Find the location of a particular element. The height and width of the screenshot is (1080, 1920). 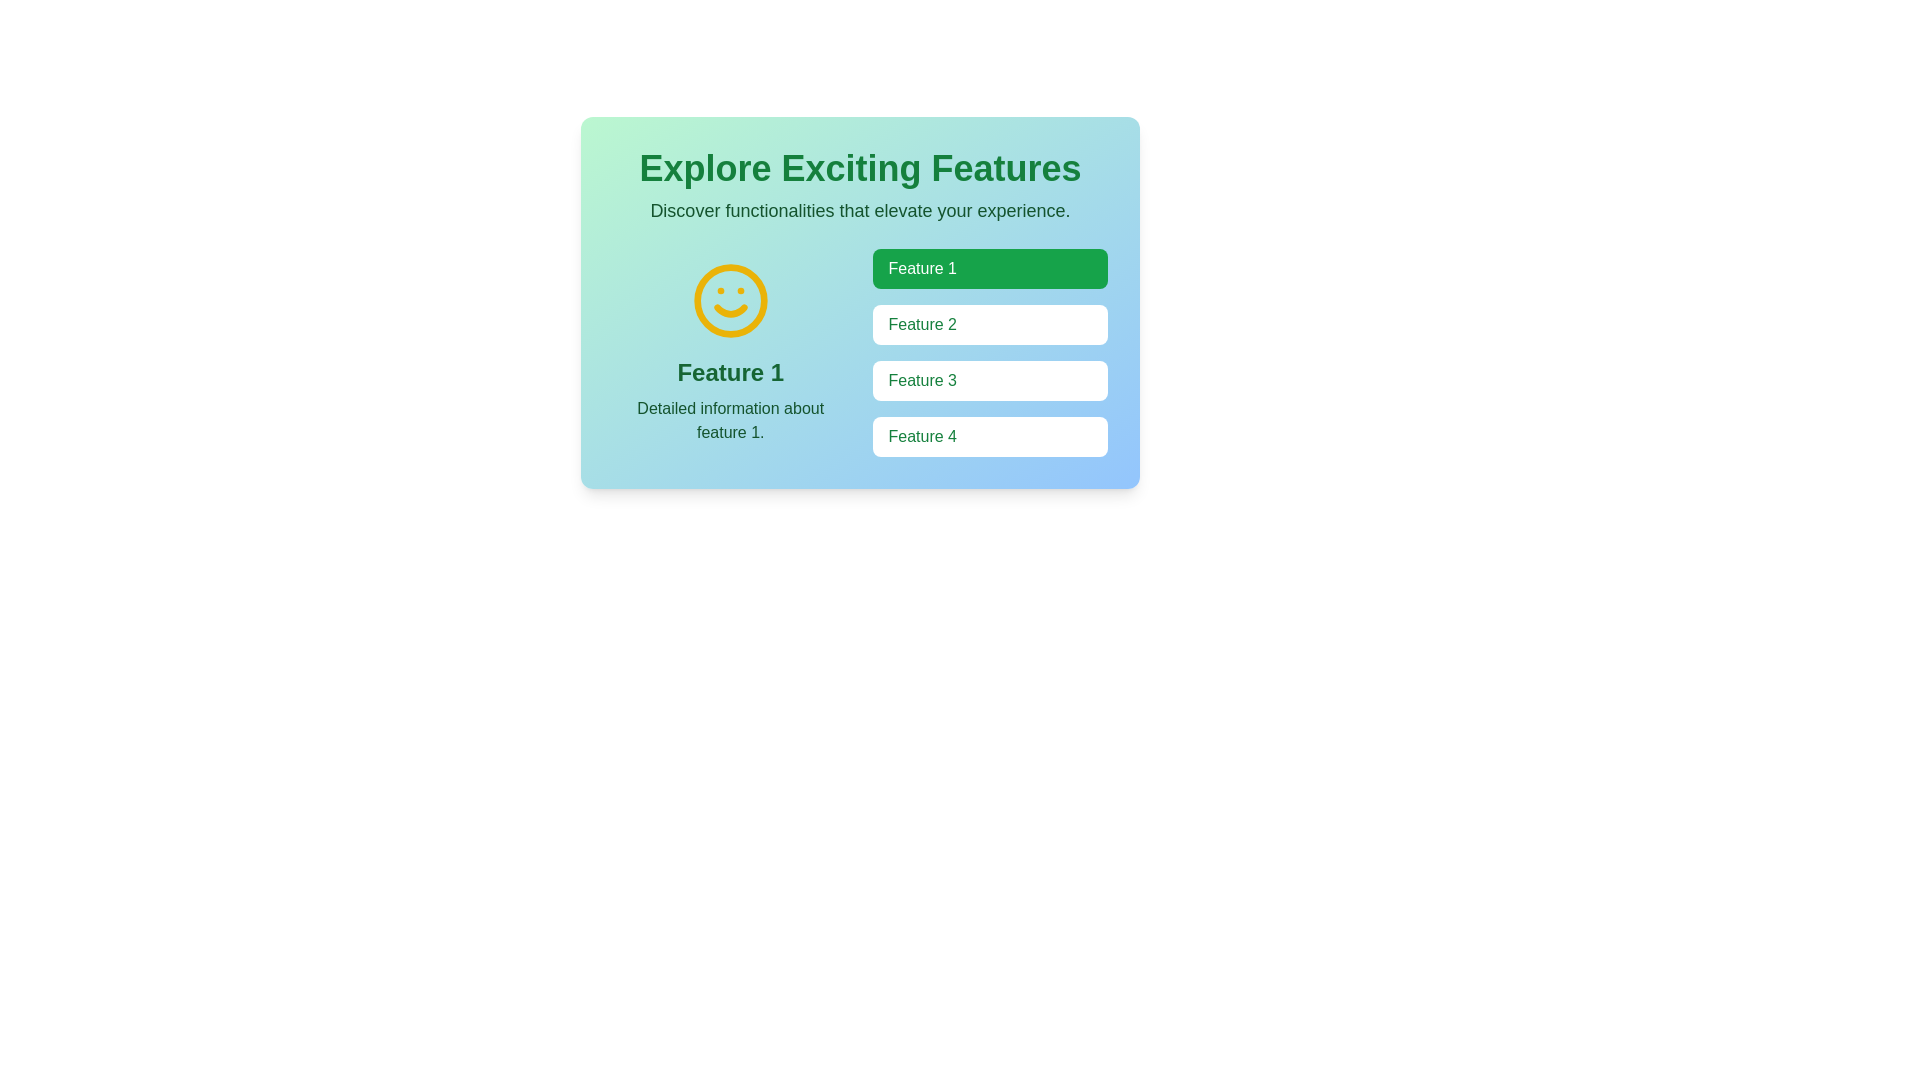

the circular smiling face decorative icon with a bright yellow outline, positioned above the heading 'Feature 1' is located at coordinates (729, 300).